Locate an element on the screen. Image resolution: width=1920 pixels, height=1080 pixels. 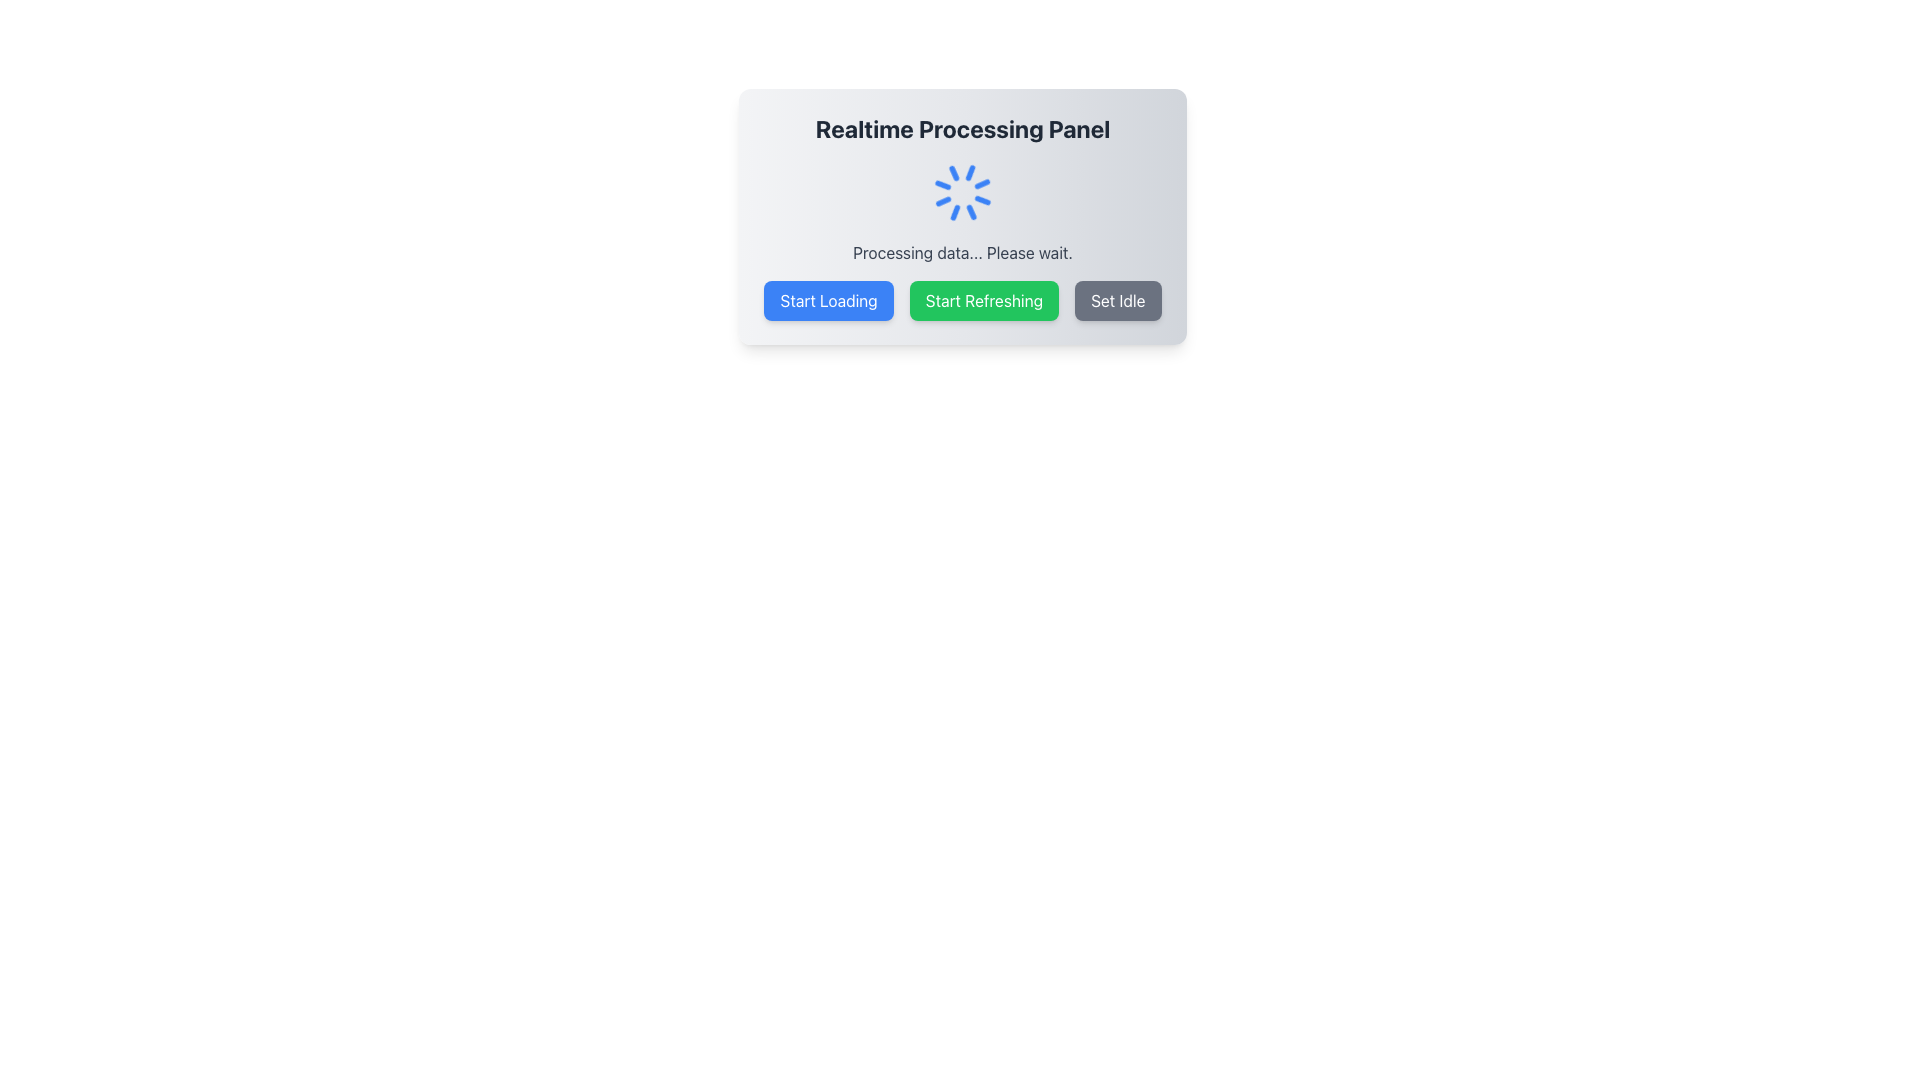
the Spinner Segment which is part of a visual spinner indicating processing status, located in the upper right quadrant of the UI panel is located at coordinates (982, 202).